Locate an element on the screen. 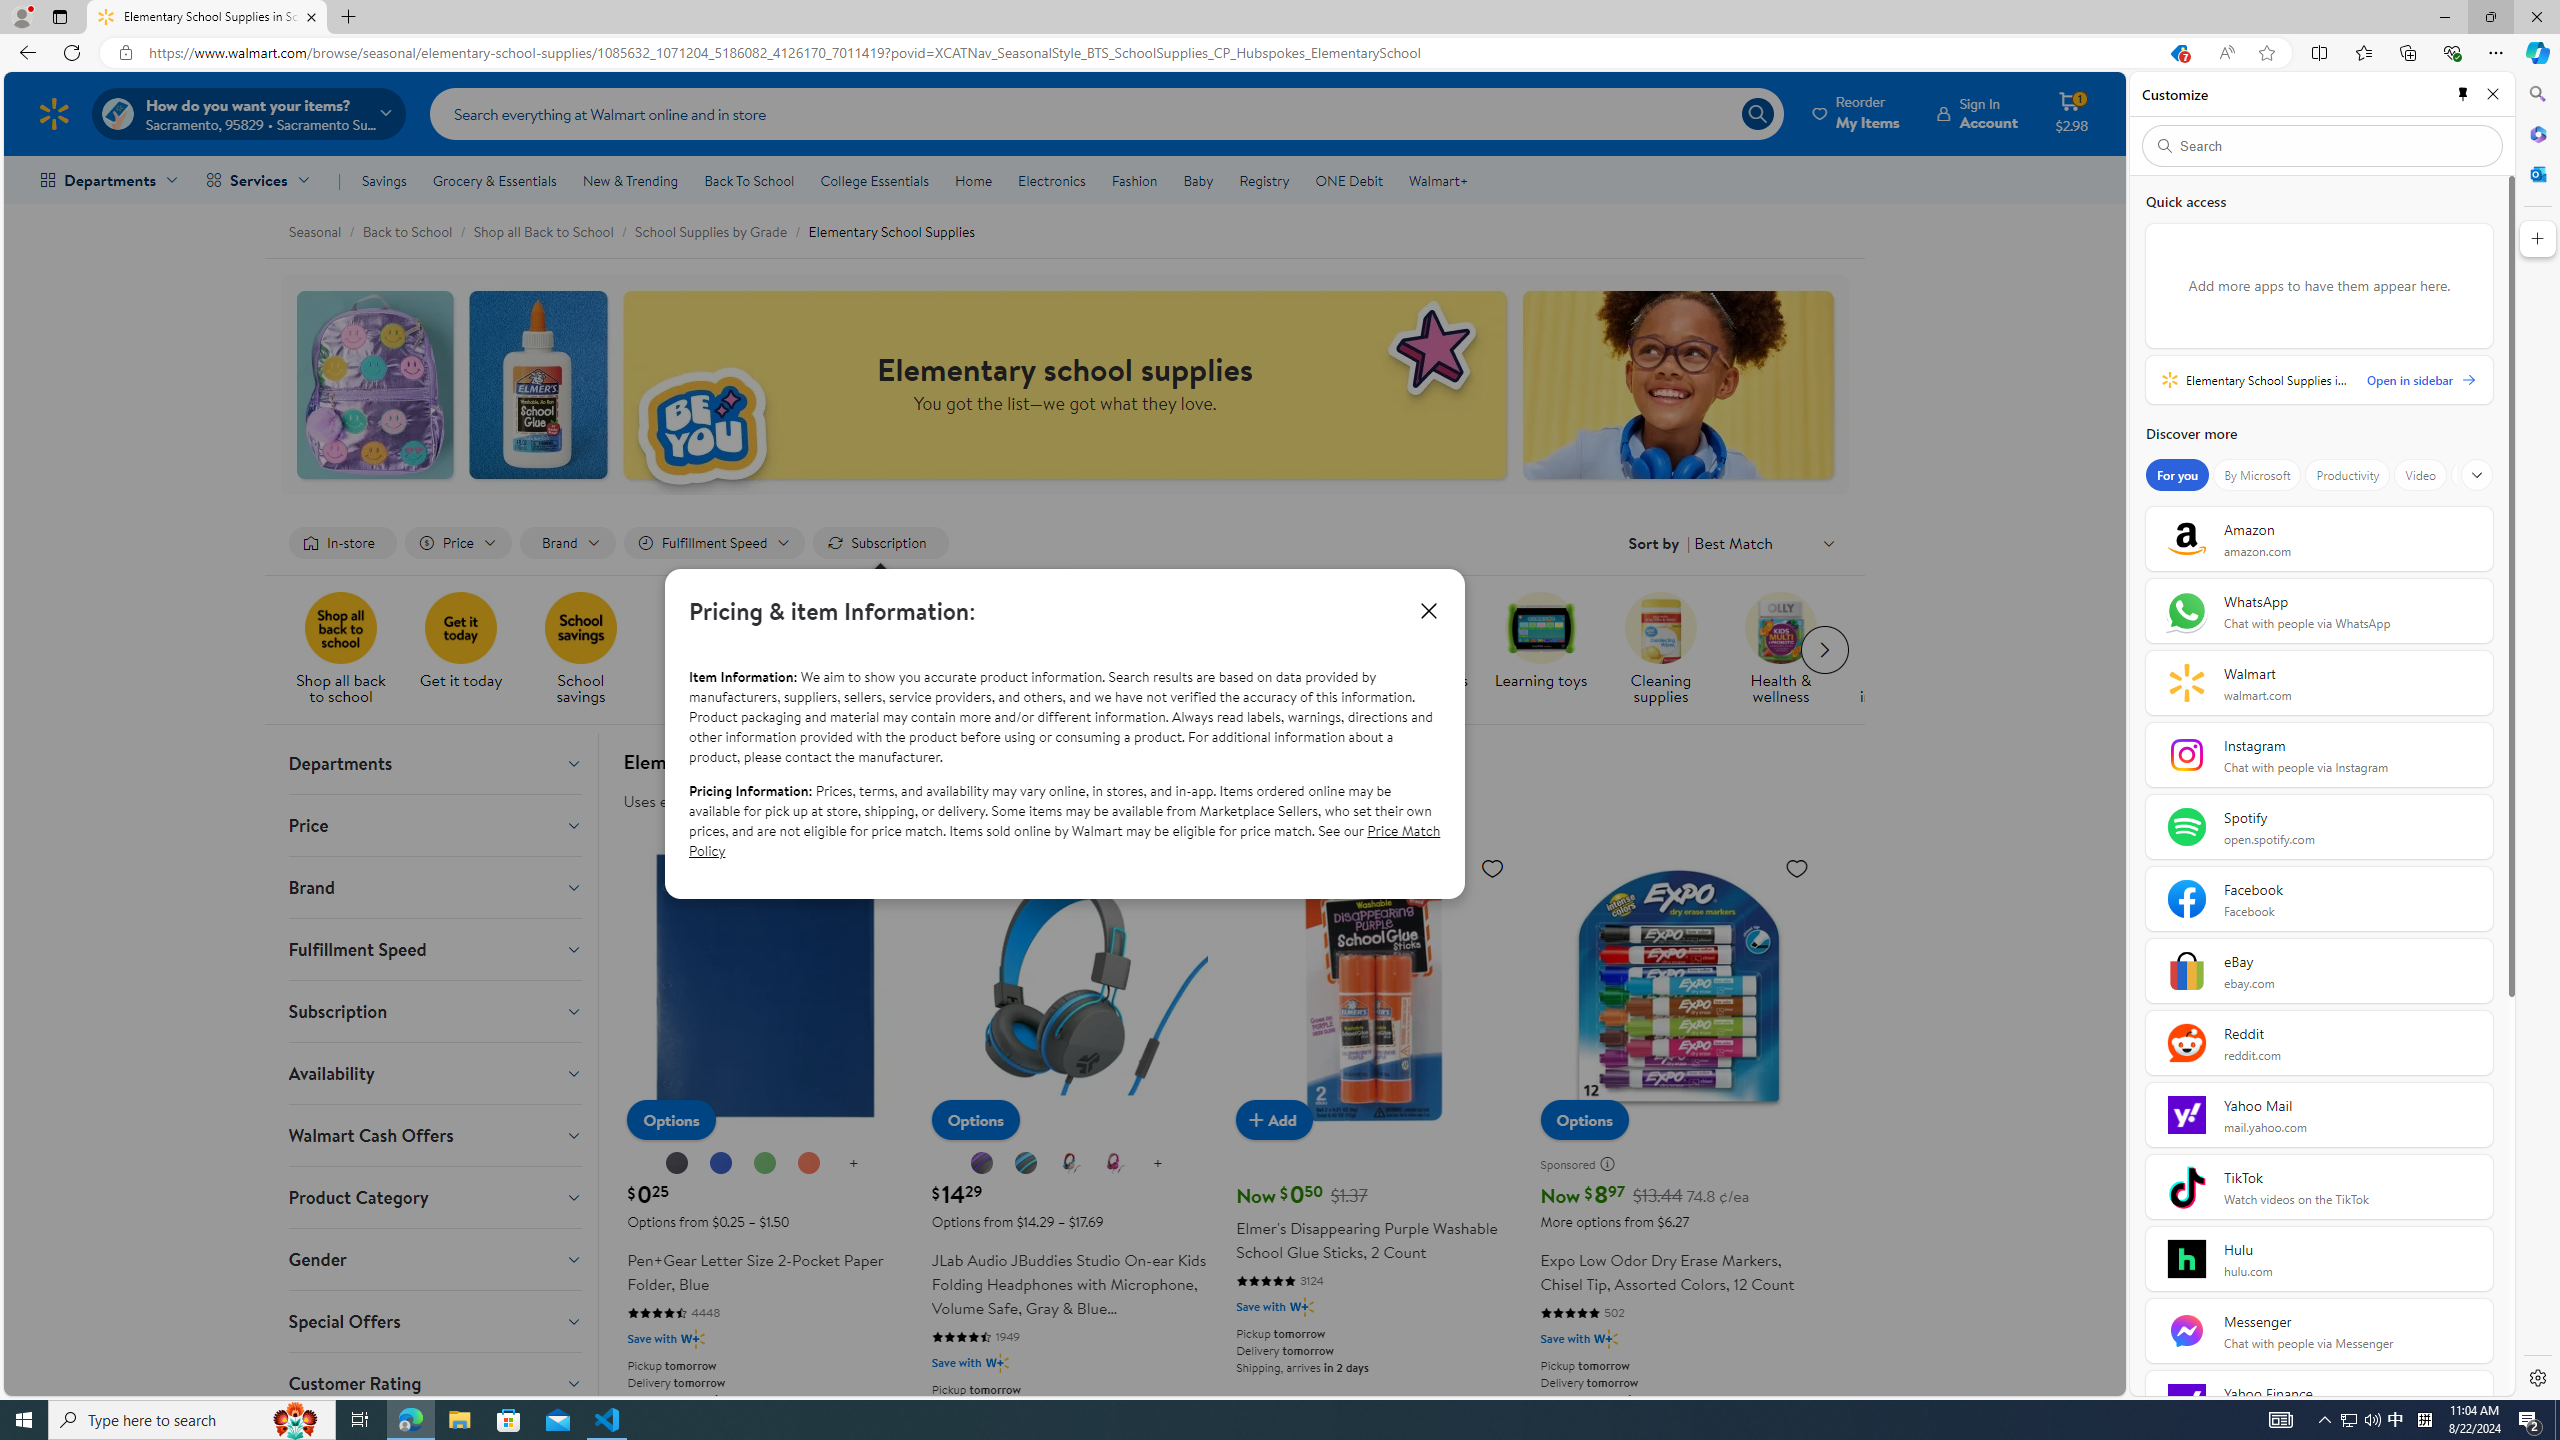 Image resolution: width=2560 pixels, height=1440 pixels. 'Productivity' is located at coordinates (2347, 474).